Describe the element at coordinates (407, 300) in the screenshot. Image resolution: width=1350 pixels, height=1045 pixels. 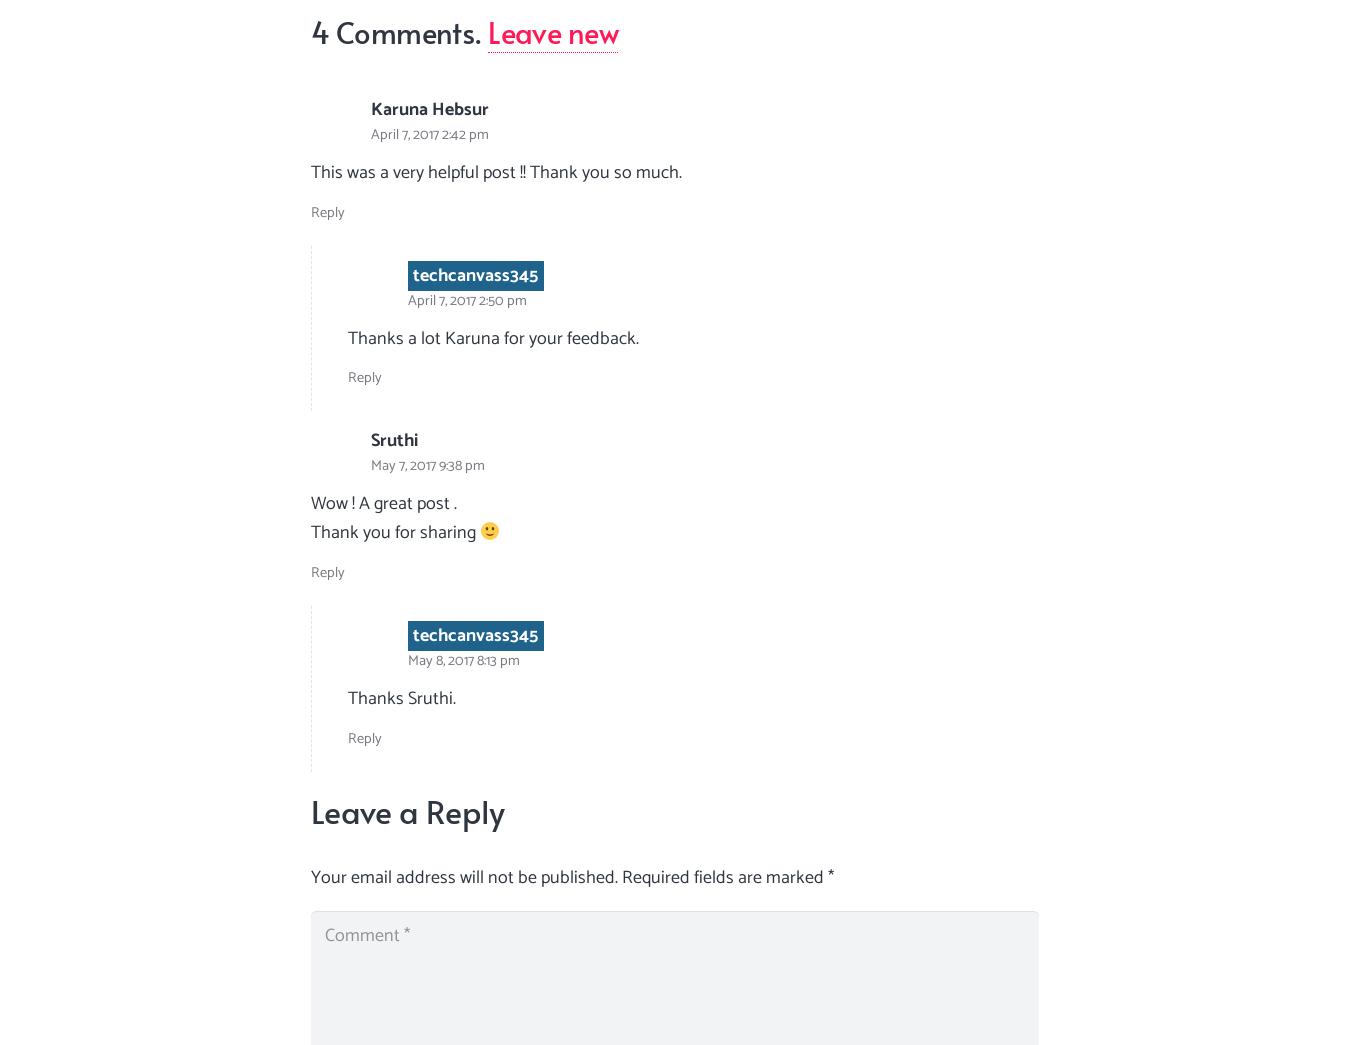
I see `'April 7, 2017 2:50 pm'` at that location.